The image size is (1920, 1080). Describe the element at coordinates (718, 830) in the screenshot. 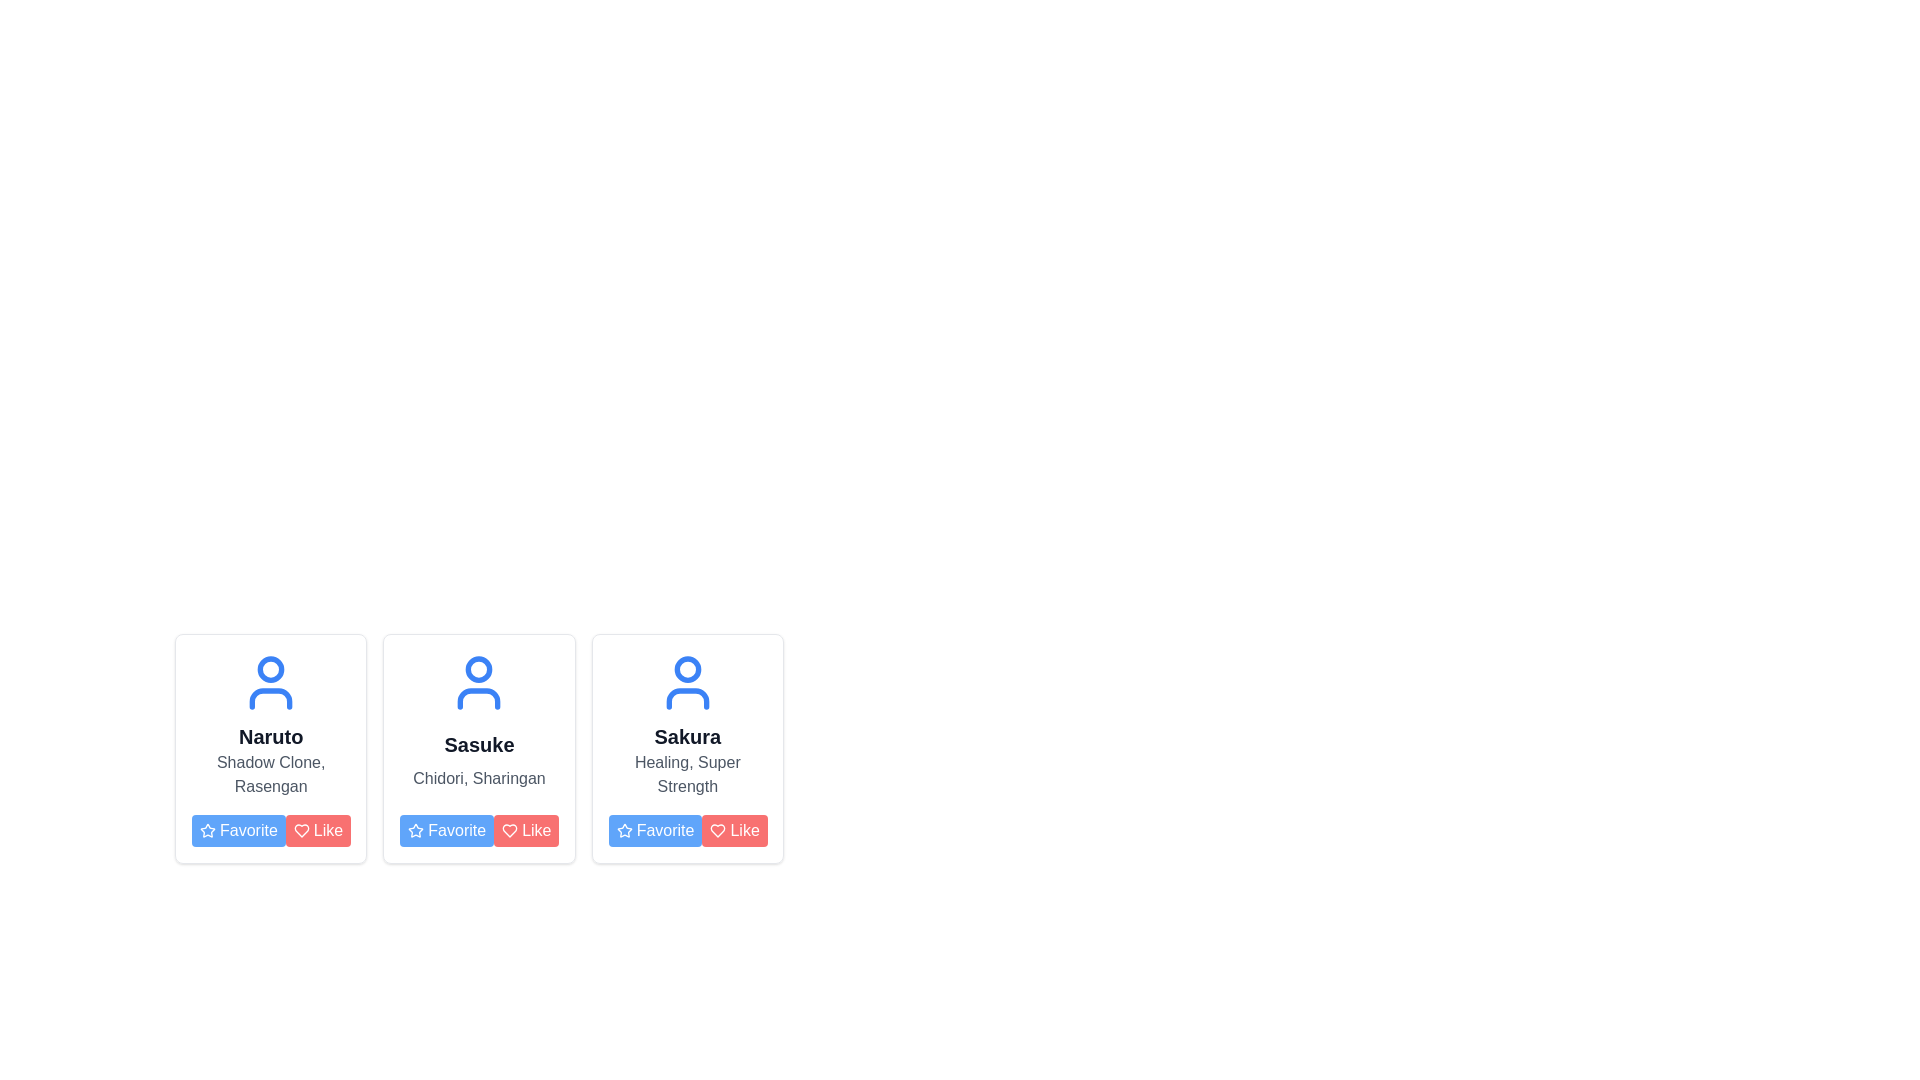

I see `the heart-shaped icon in red color` at that location.